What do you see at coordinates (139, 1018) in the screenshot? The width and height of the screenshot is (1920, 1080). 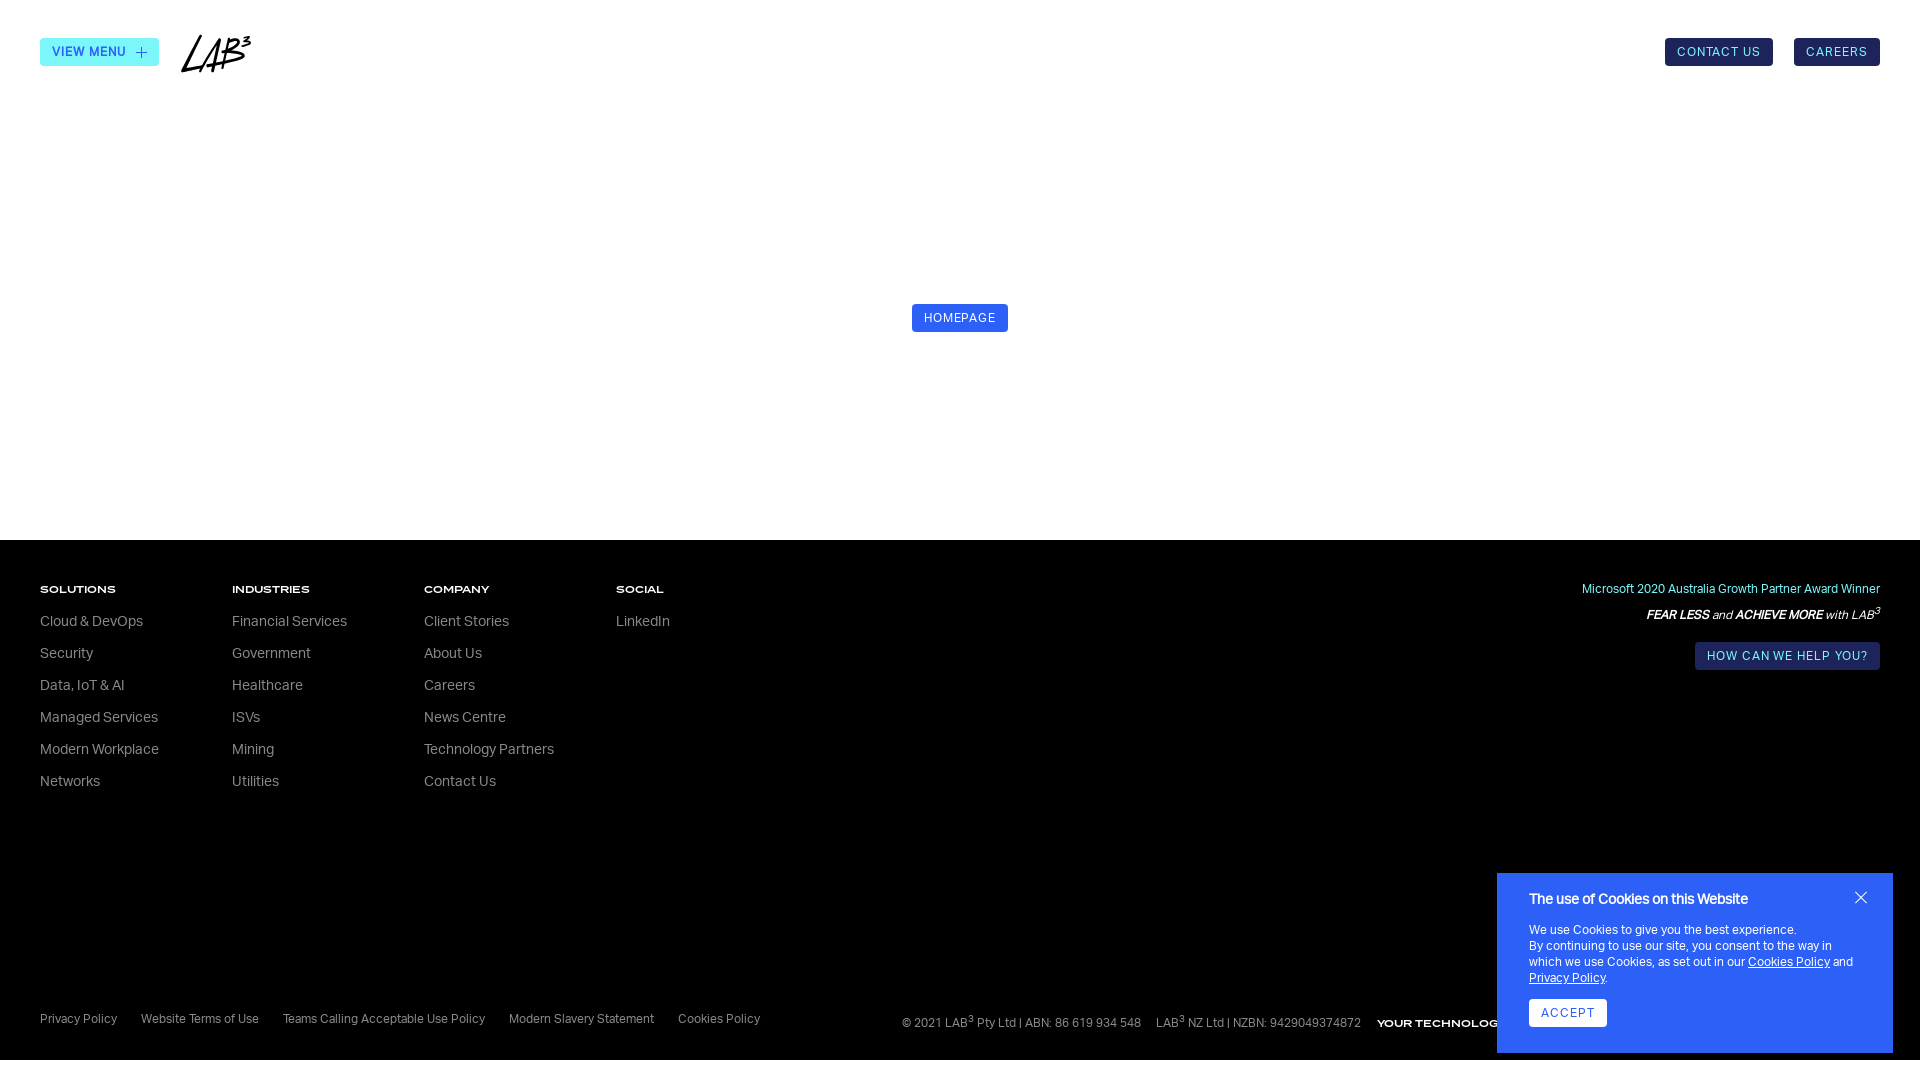 I see `'Website Terms of Use'` at bounding box center [139, 1018].